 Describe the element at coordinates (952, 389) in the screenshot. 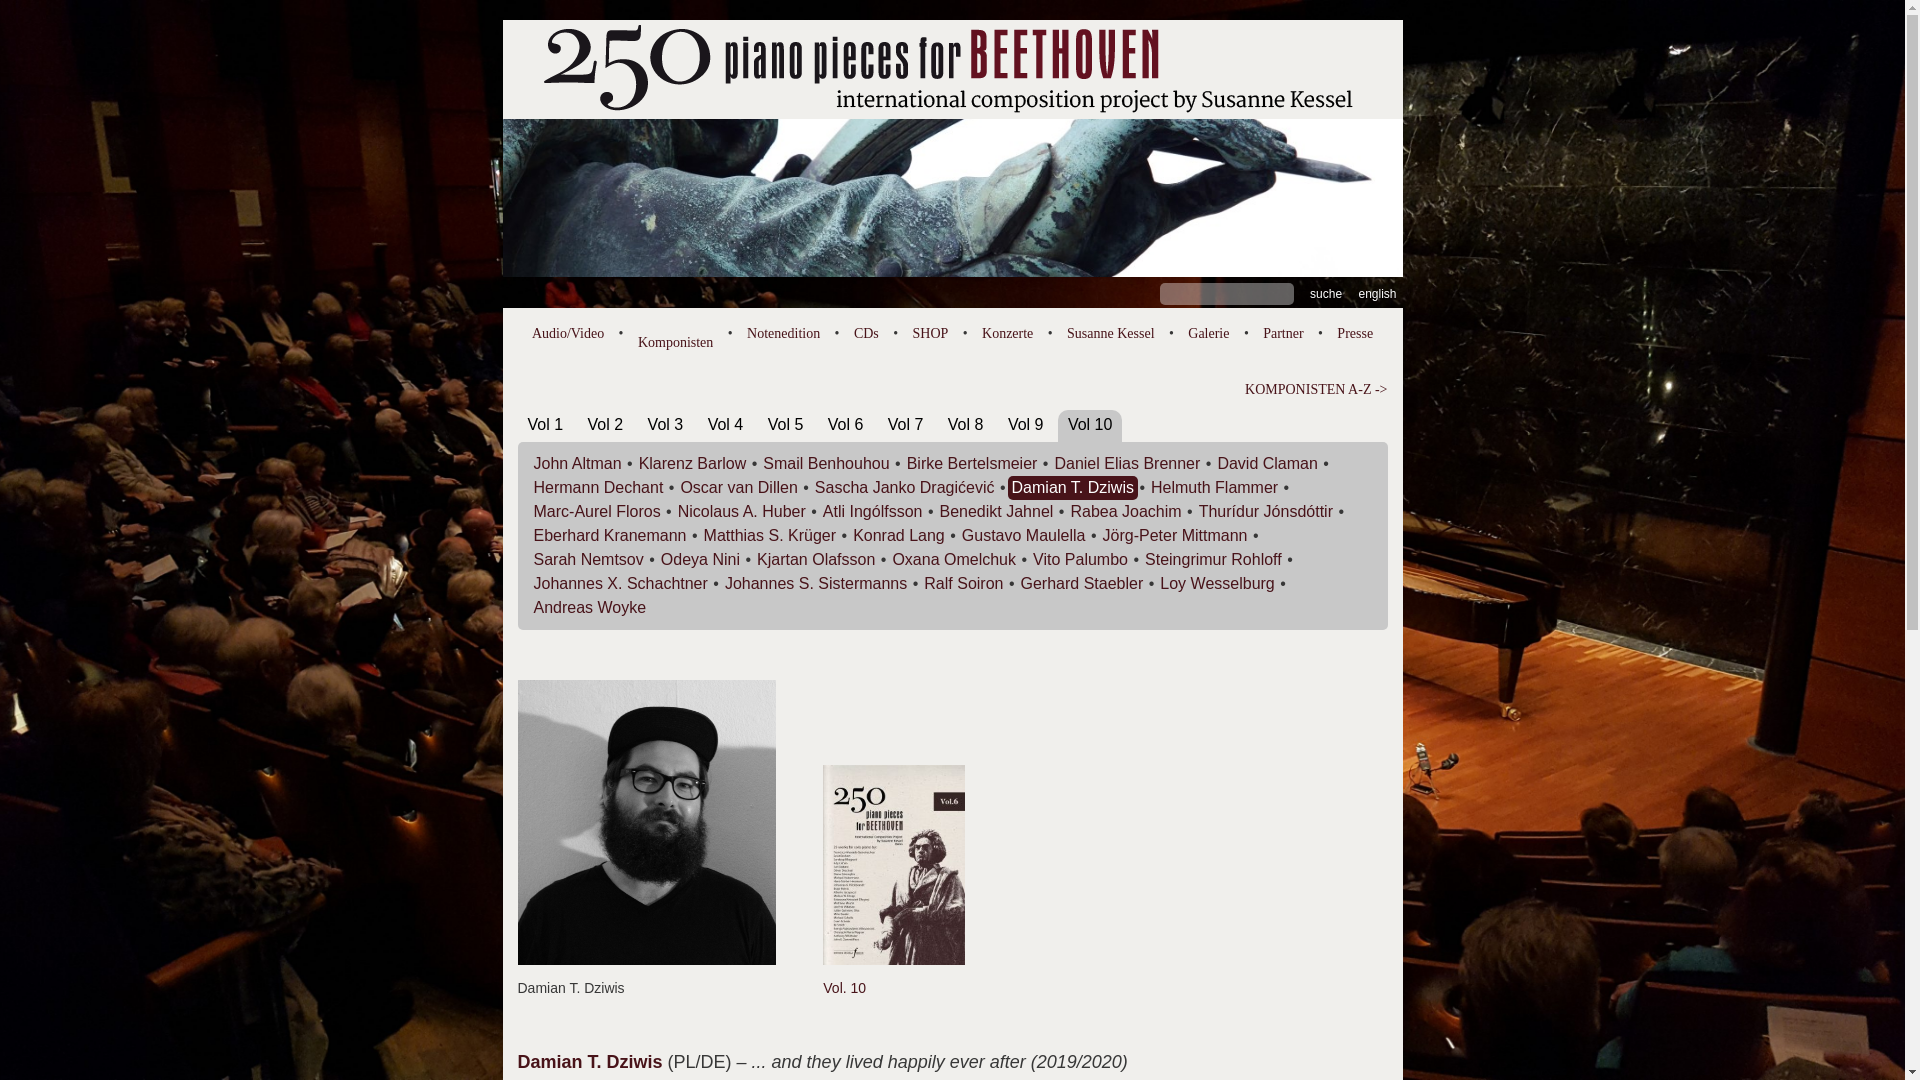

I see `'KOMPONISTEN A-Z ->'` at that location.